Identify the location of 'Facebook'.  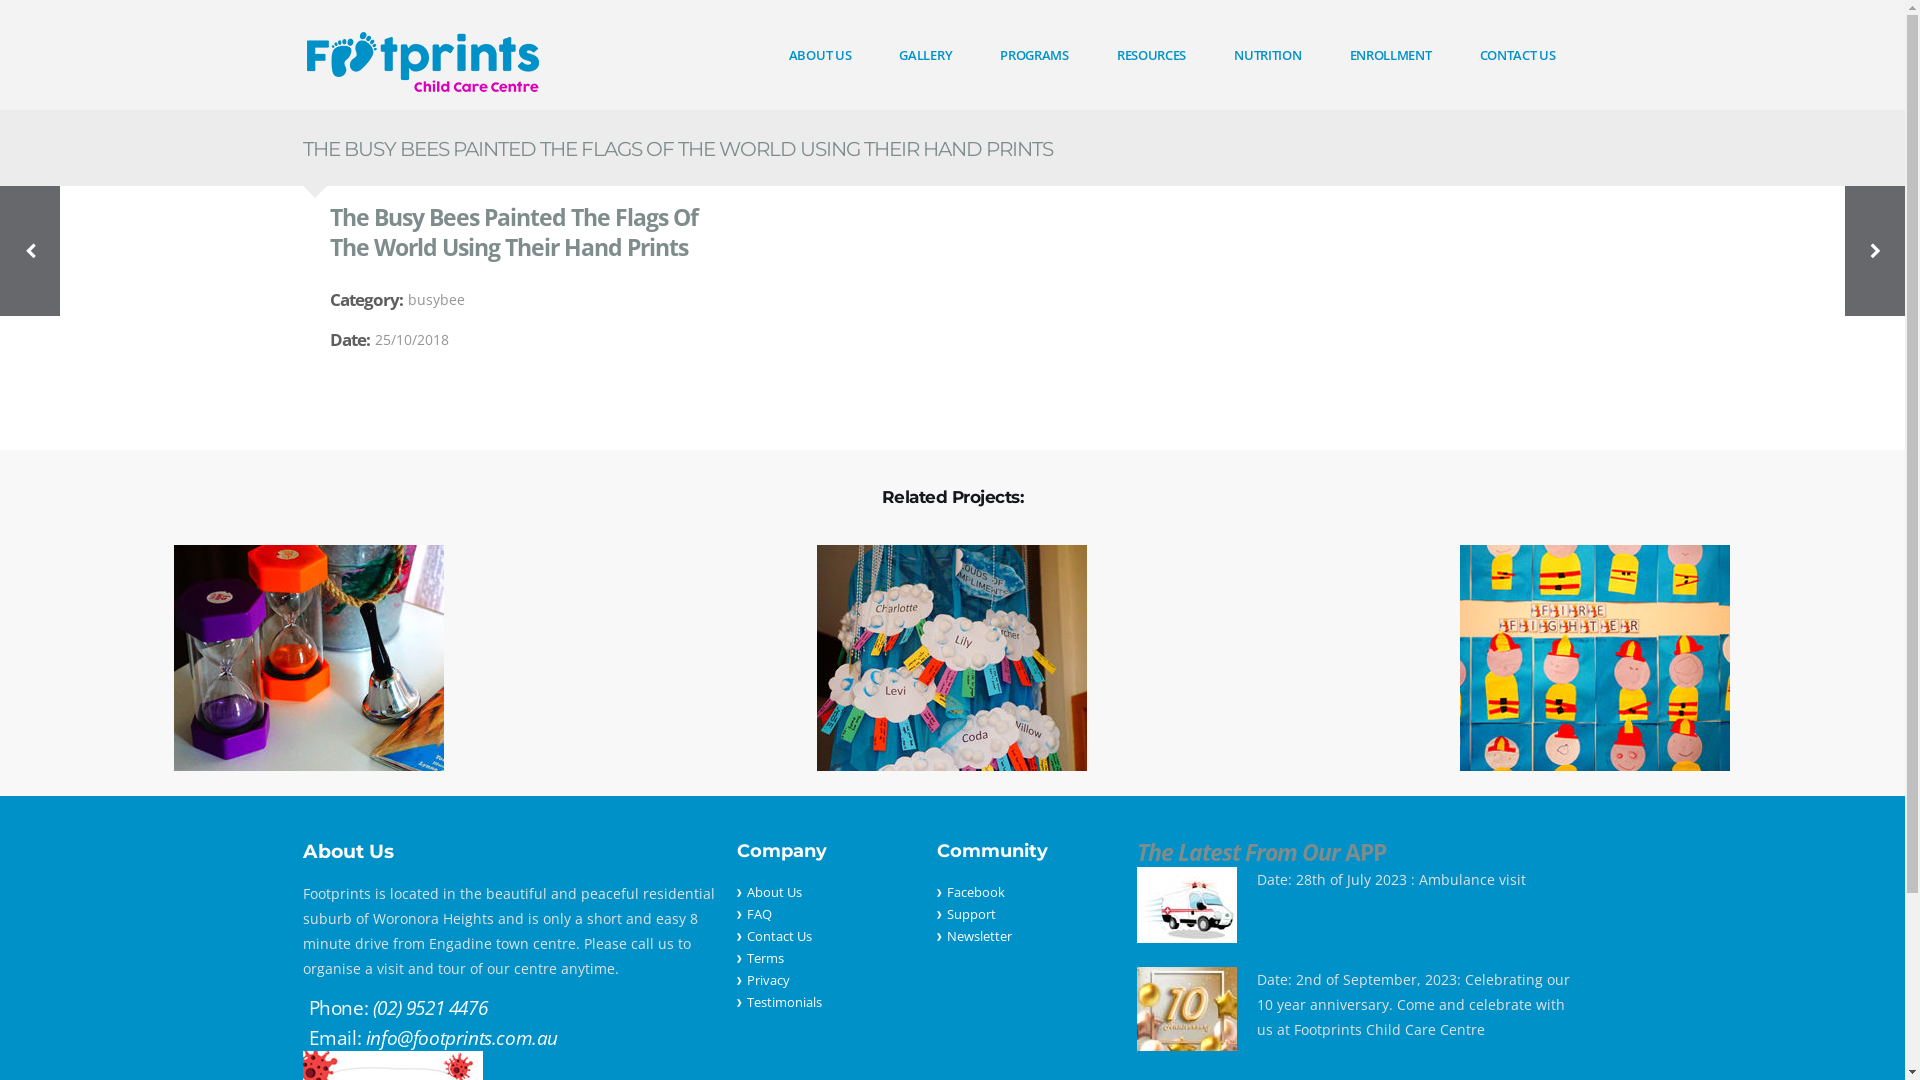
(974, 890).